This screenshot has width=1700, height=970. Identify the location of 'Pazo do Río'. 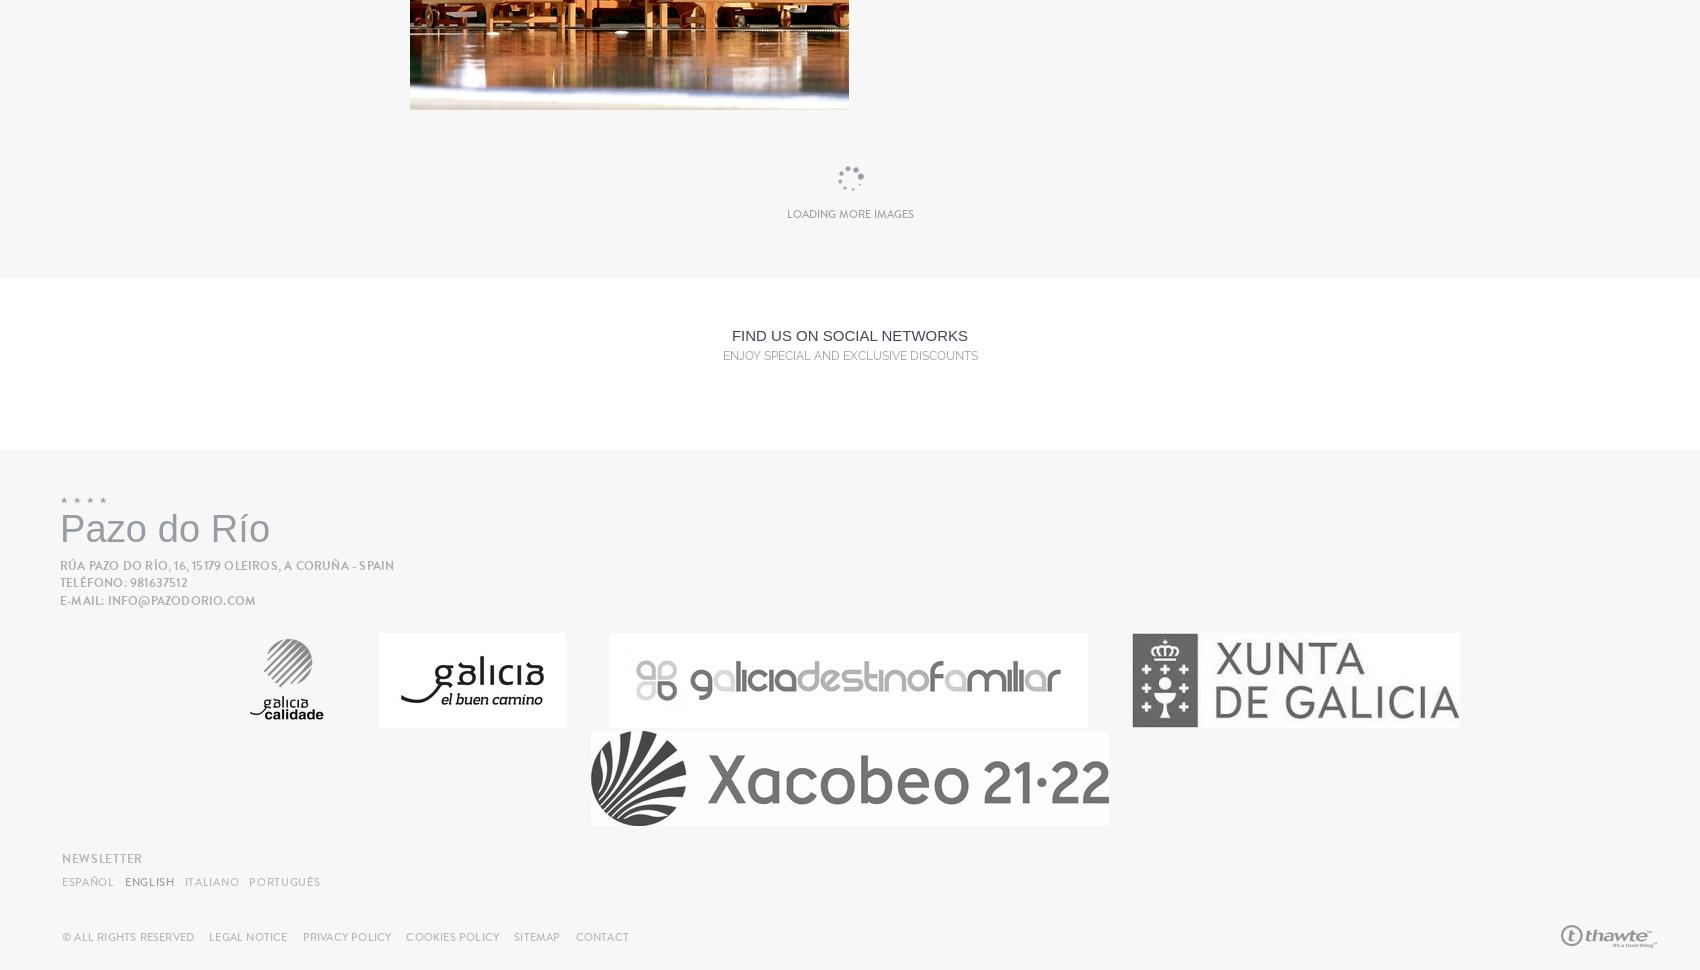
(60, 529).